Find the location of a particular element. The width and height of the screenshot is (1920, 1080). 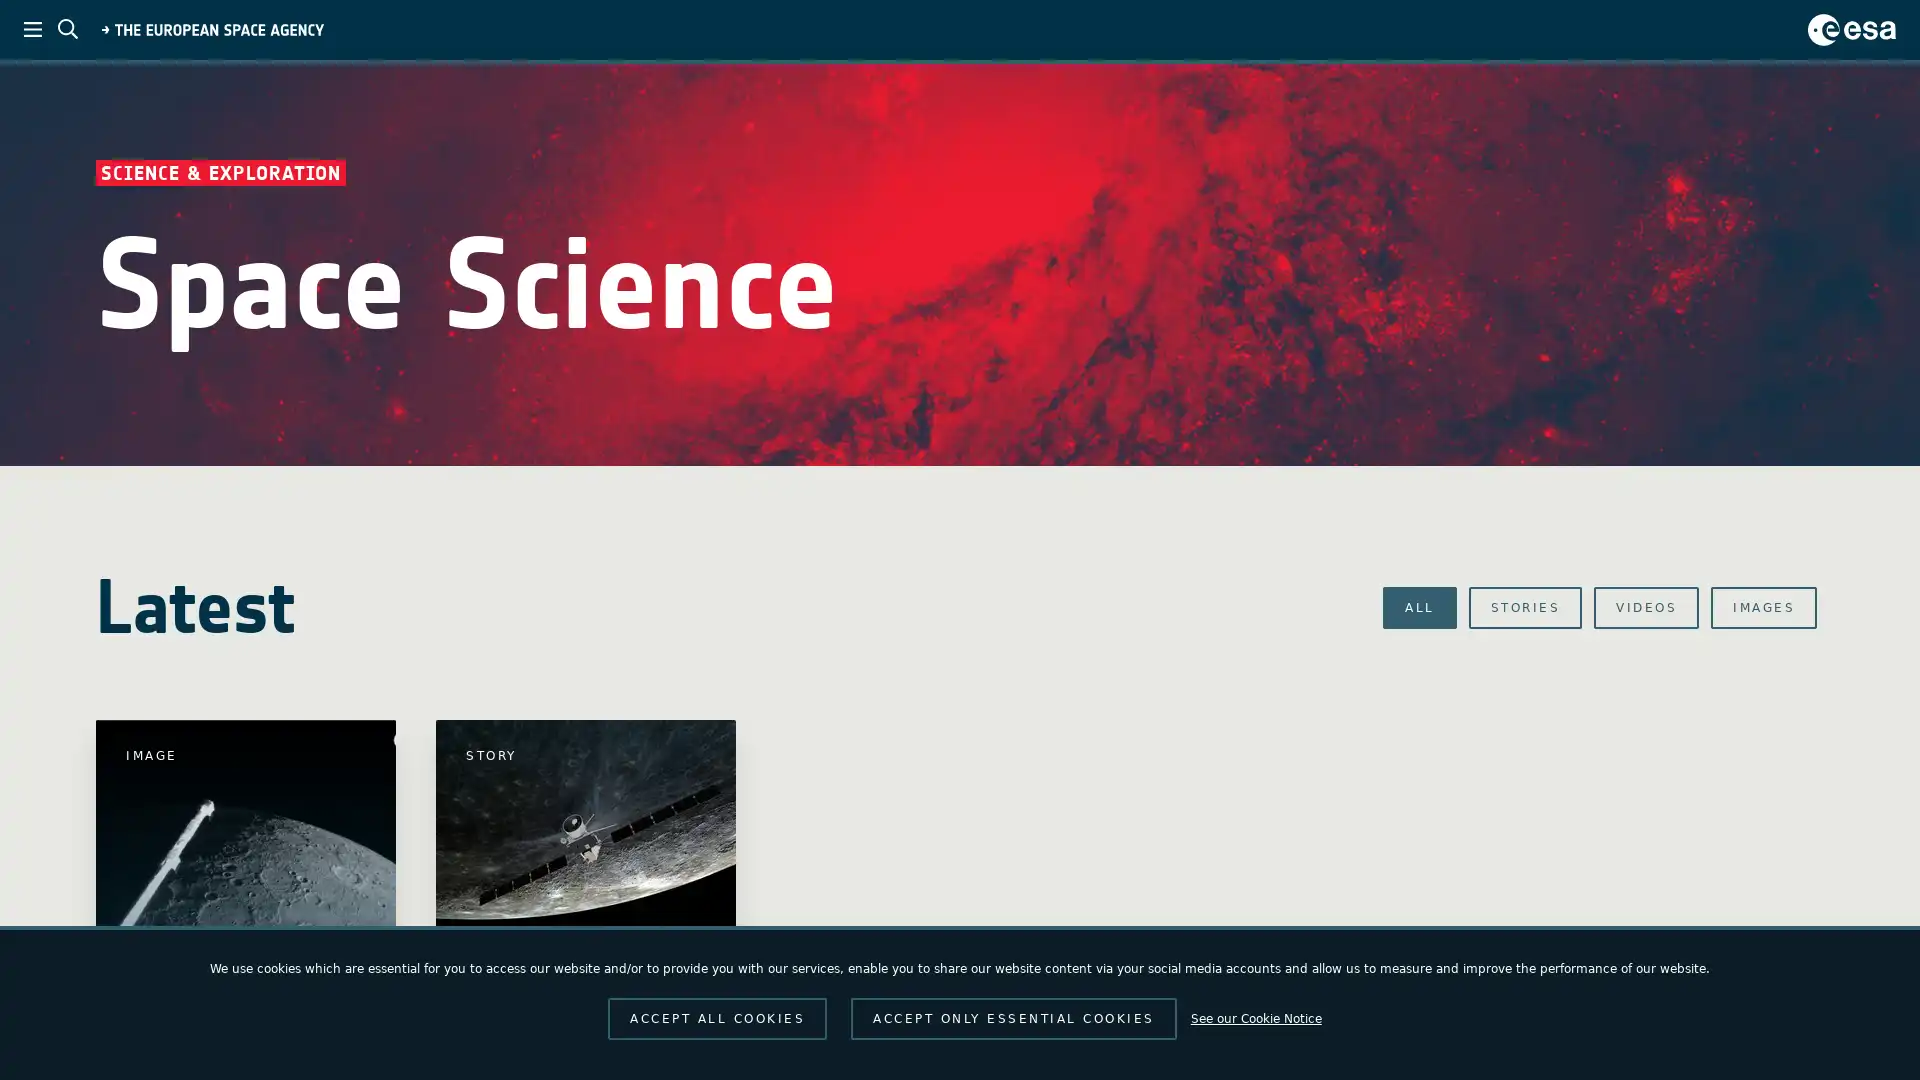

ESA menu toggle is located at coordinates (33, 30).